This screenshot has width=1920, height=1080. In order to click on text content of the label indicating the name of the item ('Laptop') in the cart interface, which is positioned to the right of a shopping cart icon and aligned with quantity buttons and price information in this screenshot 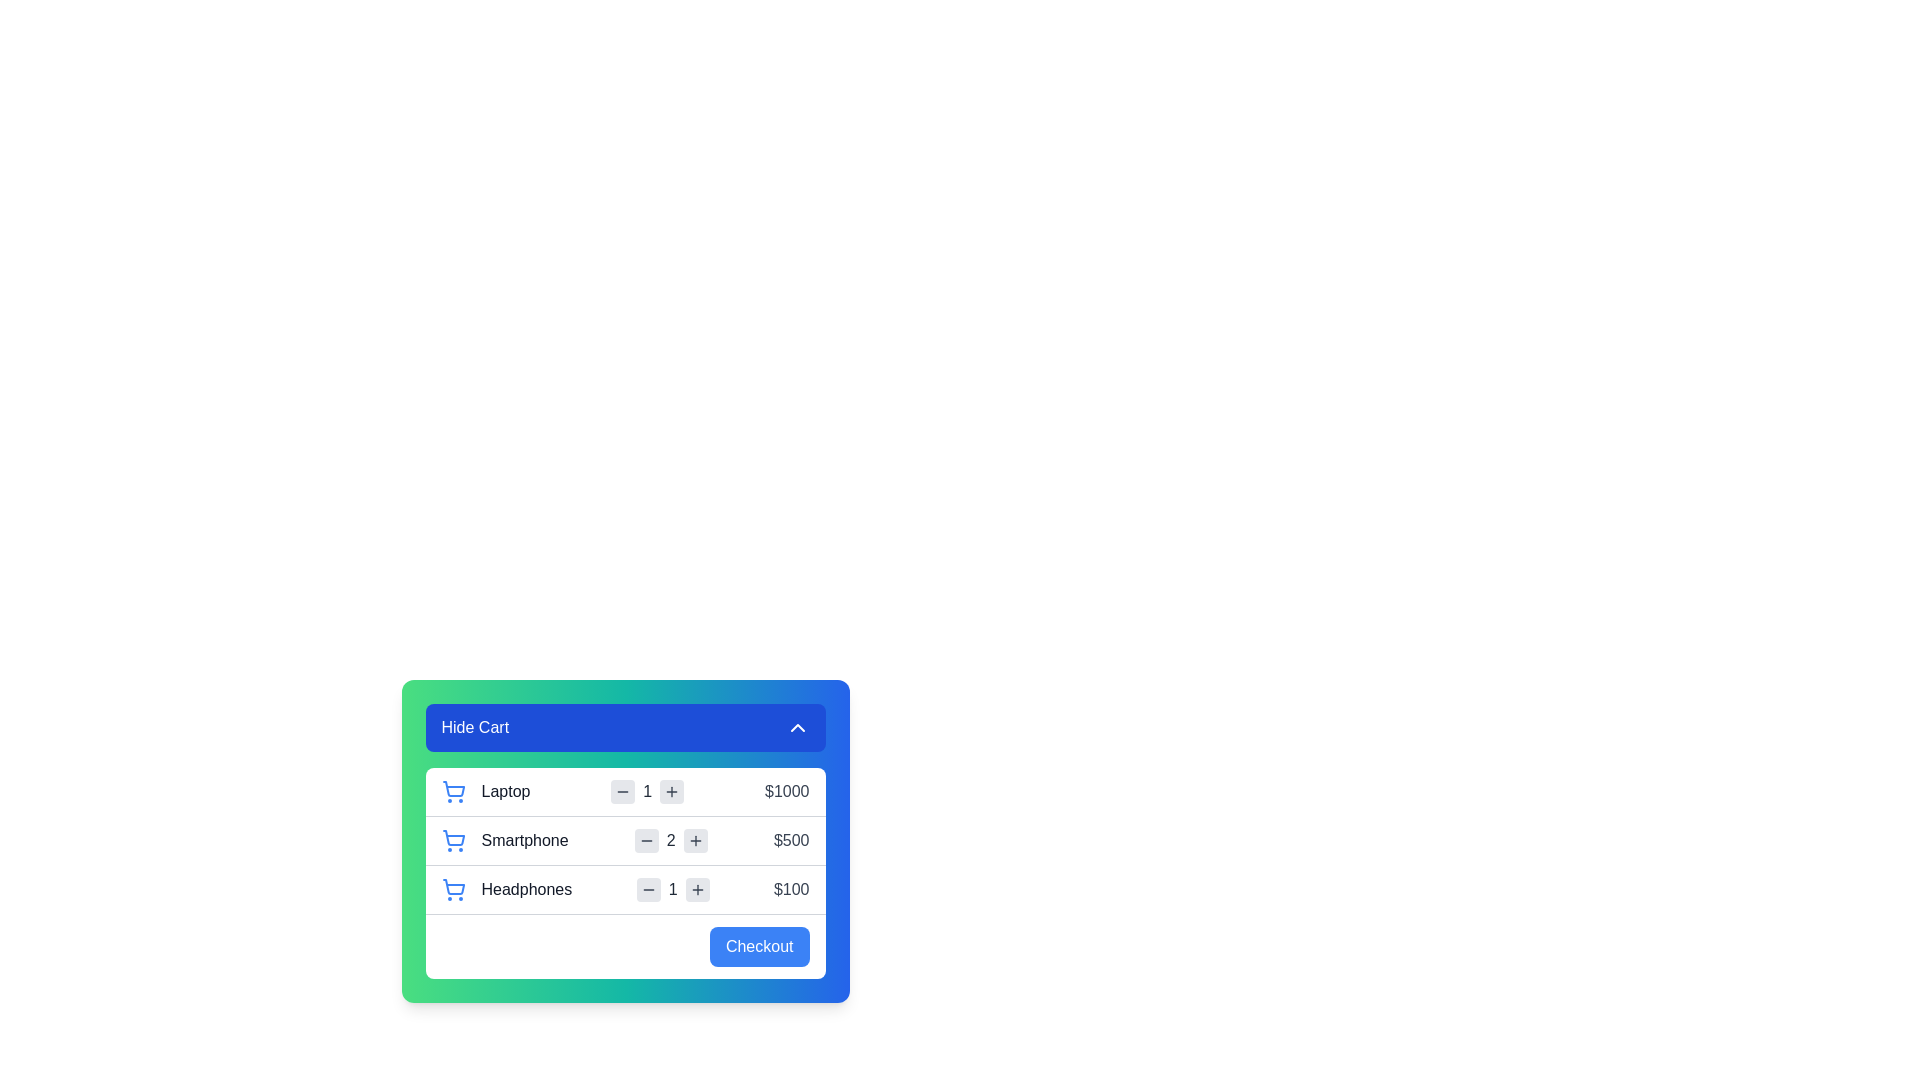, I will do `click(485, 790)`.